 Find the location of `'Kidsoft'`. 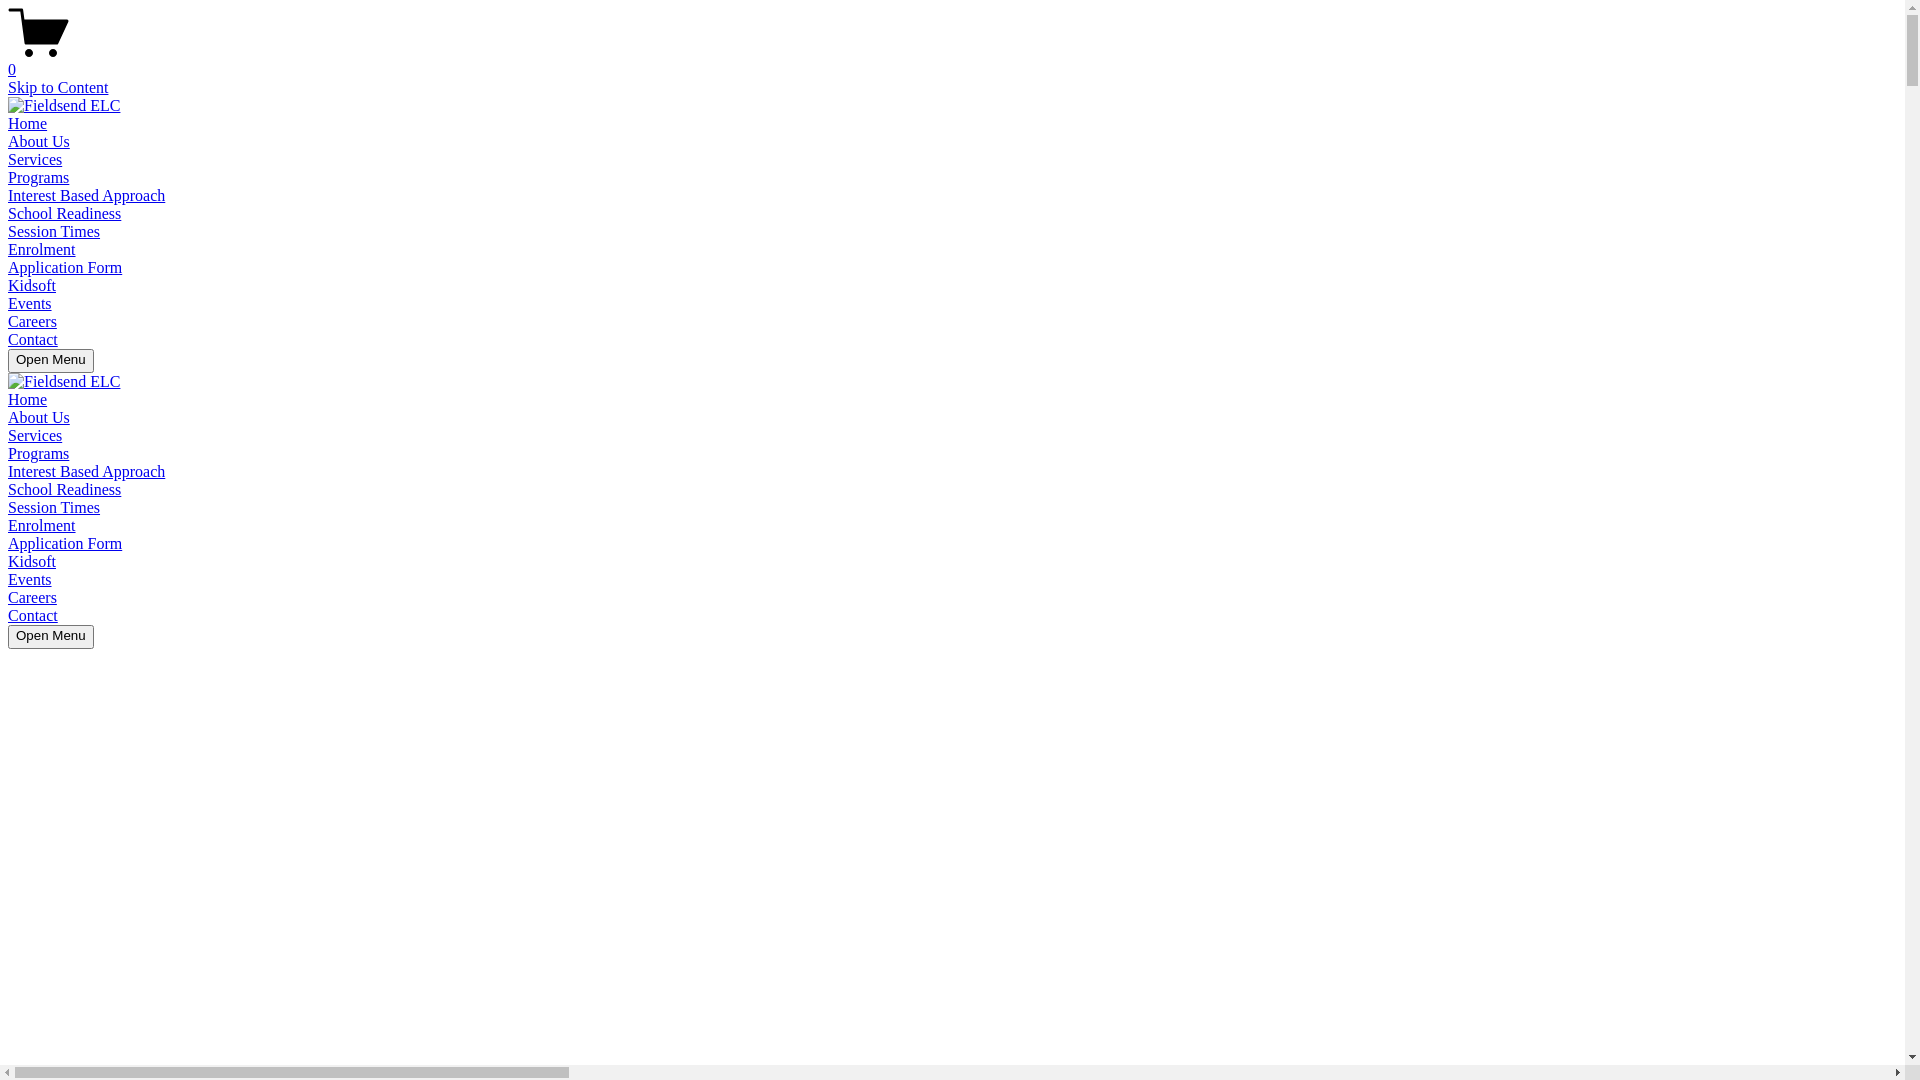

'Kidsoft' is located at coordinates (32, 285).